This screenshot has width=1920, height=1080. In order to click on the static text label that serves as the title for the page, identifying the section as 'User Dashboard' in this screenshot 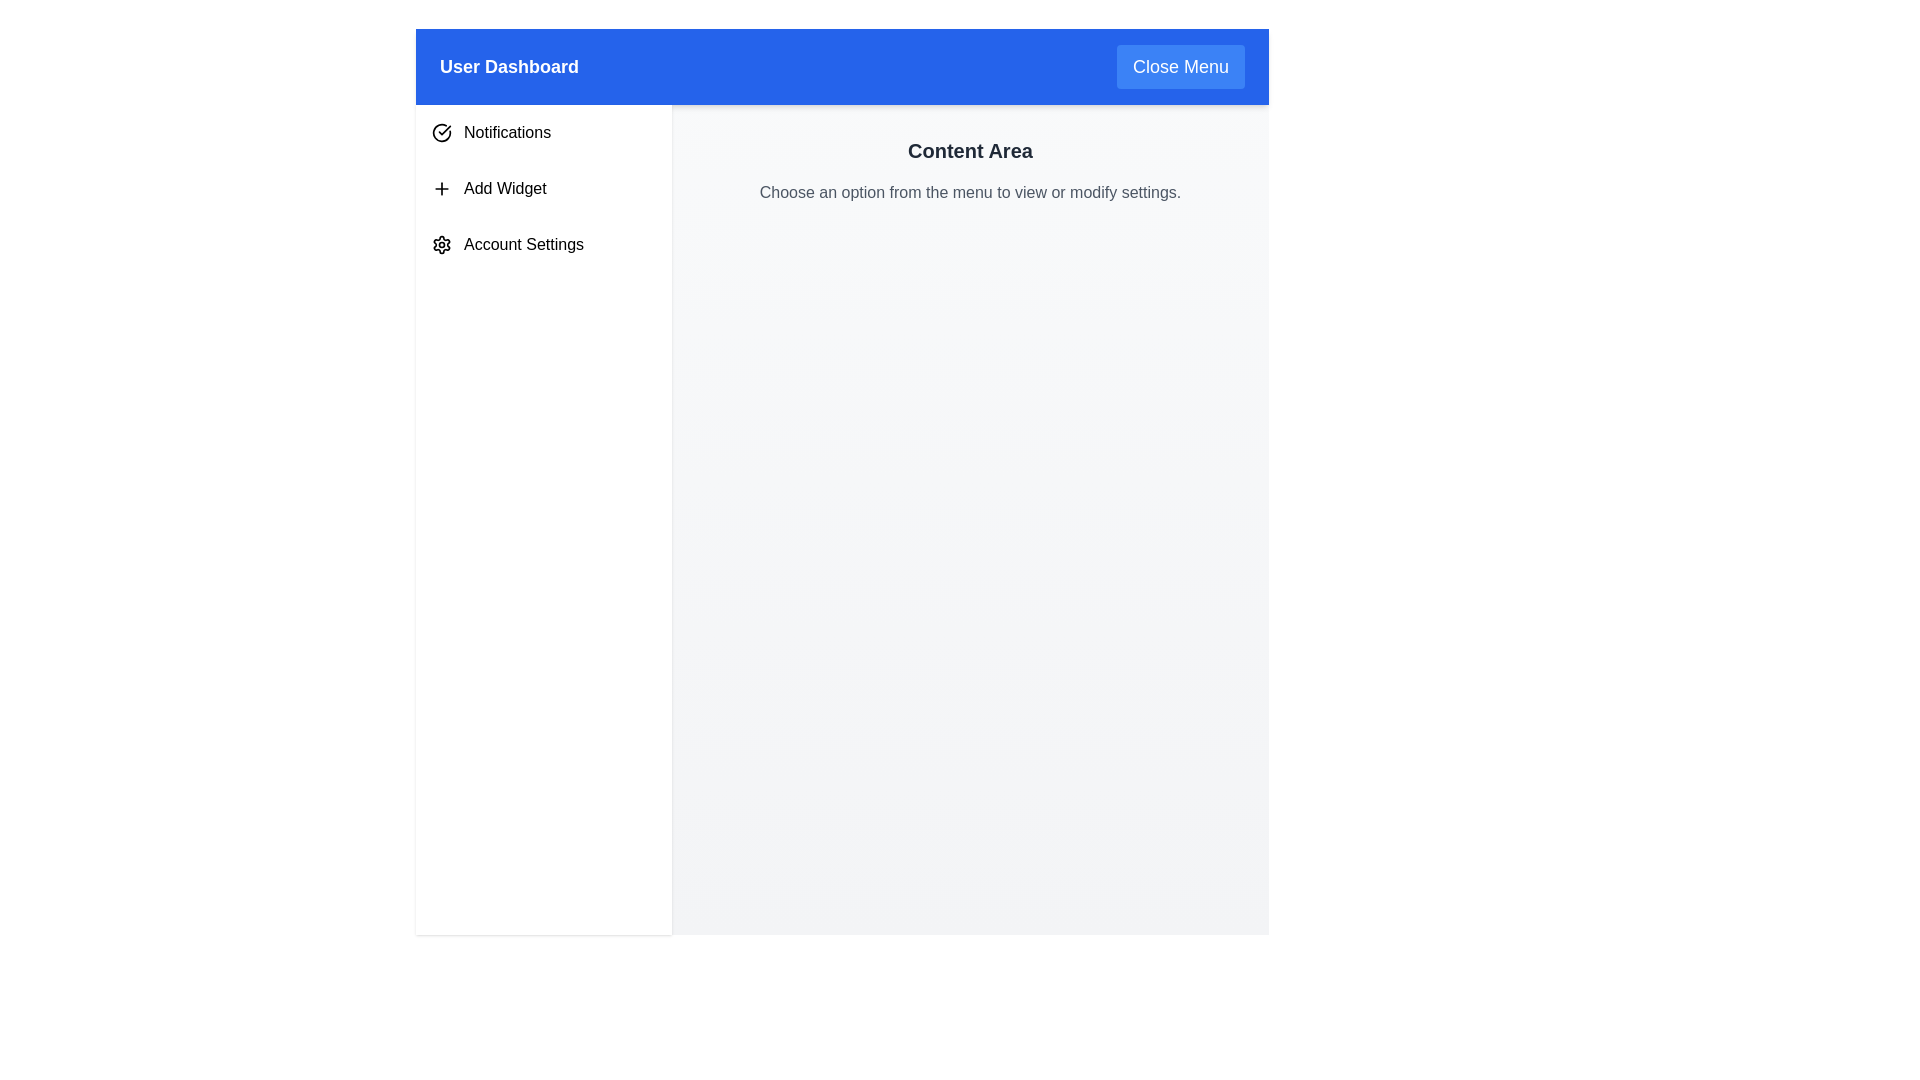, I will do `click(509, 65)`.